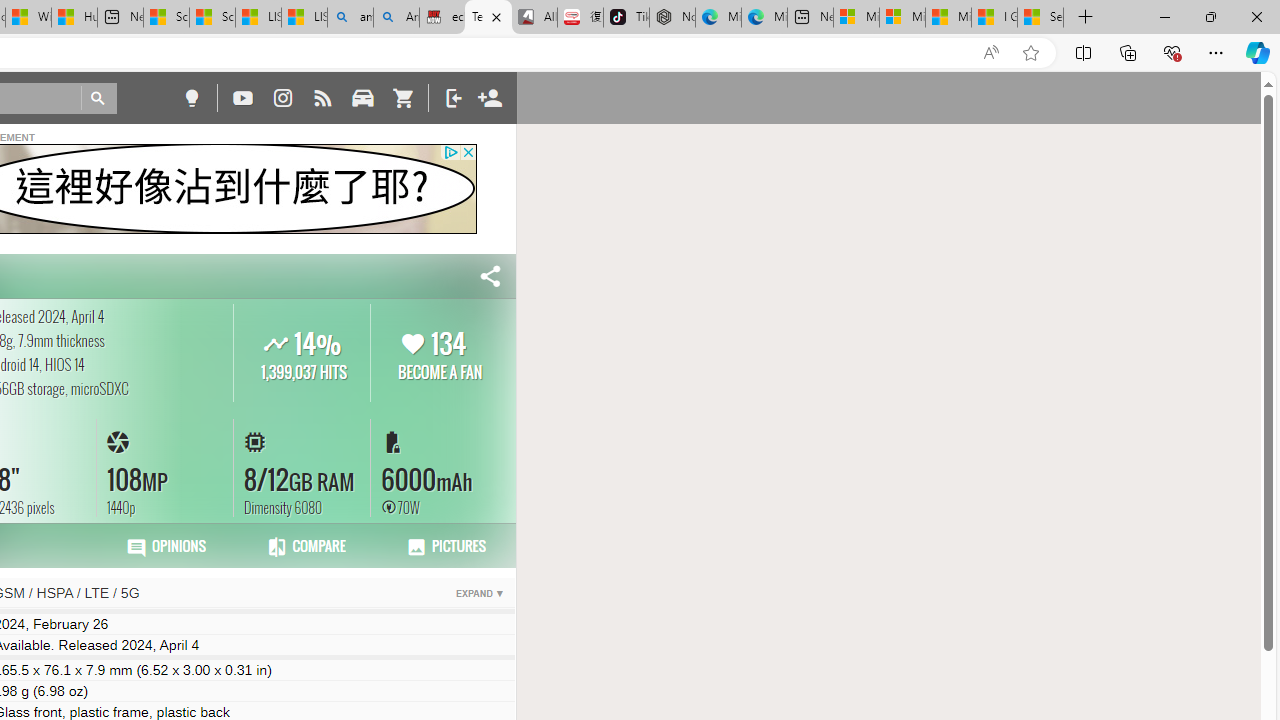 This screenshot has width=1280, height=720. Describe the element at coordinates (449, 151) in the screenshot. I see `'Class: privacy_out'` at that location.